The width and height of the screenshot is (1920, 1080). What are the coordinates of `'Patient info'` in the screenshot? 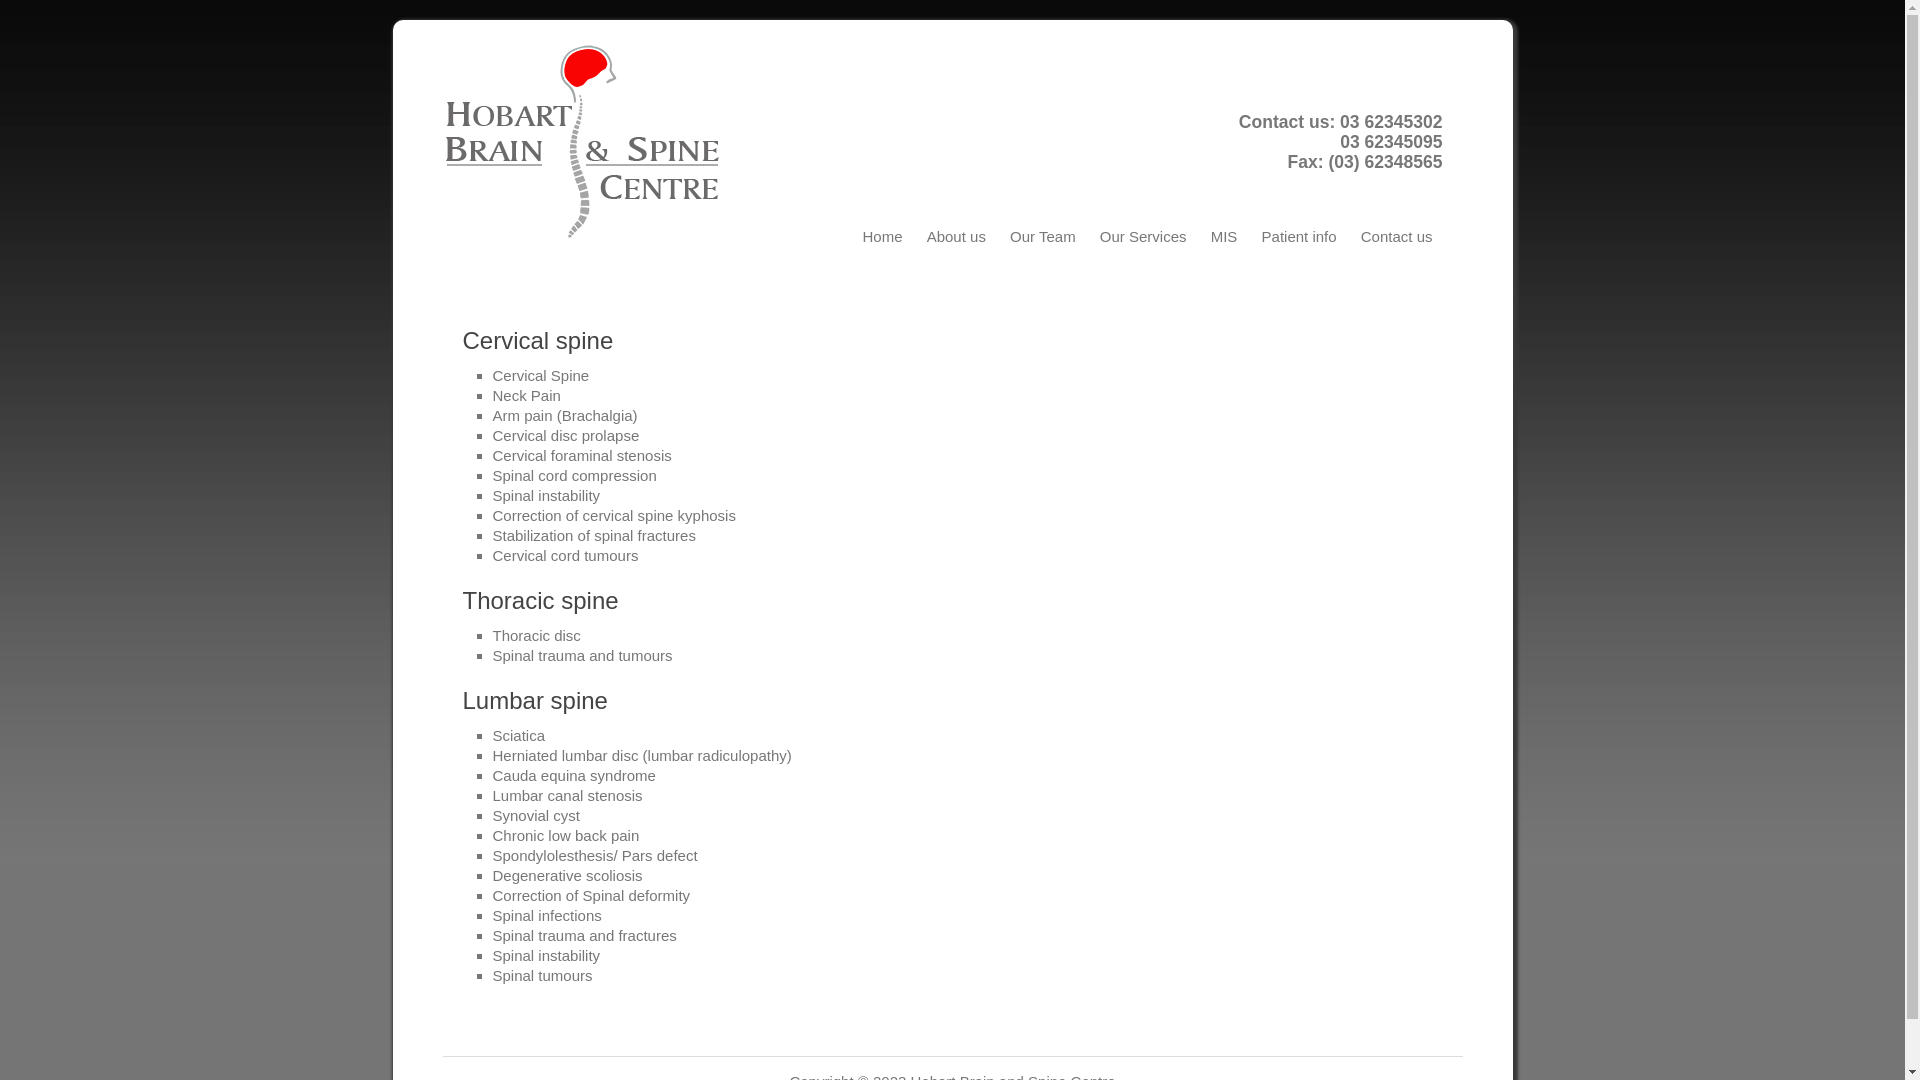 It's located at (1299, 235).